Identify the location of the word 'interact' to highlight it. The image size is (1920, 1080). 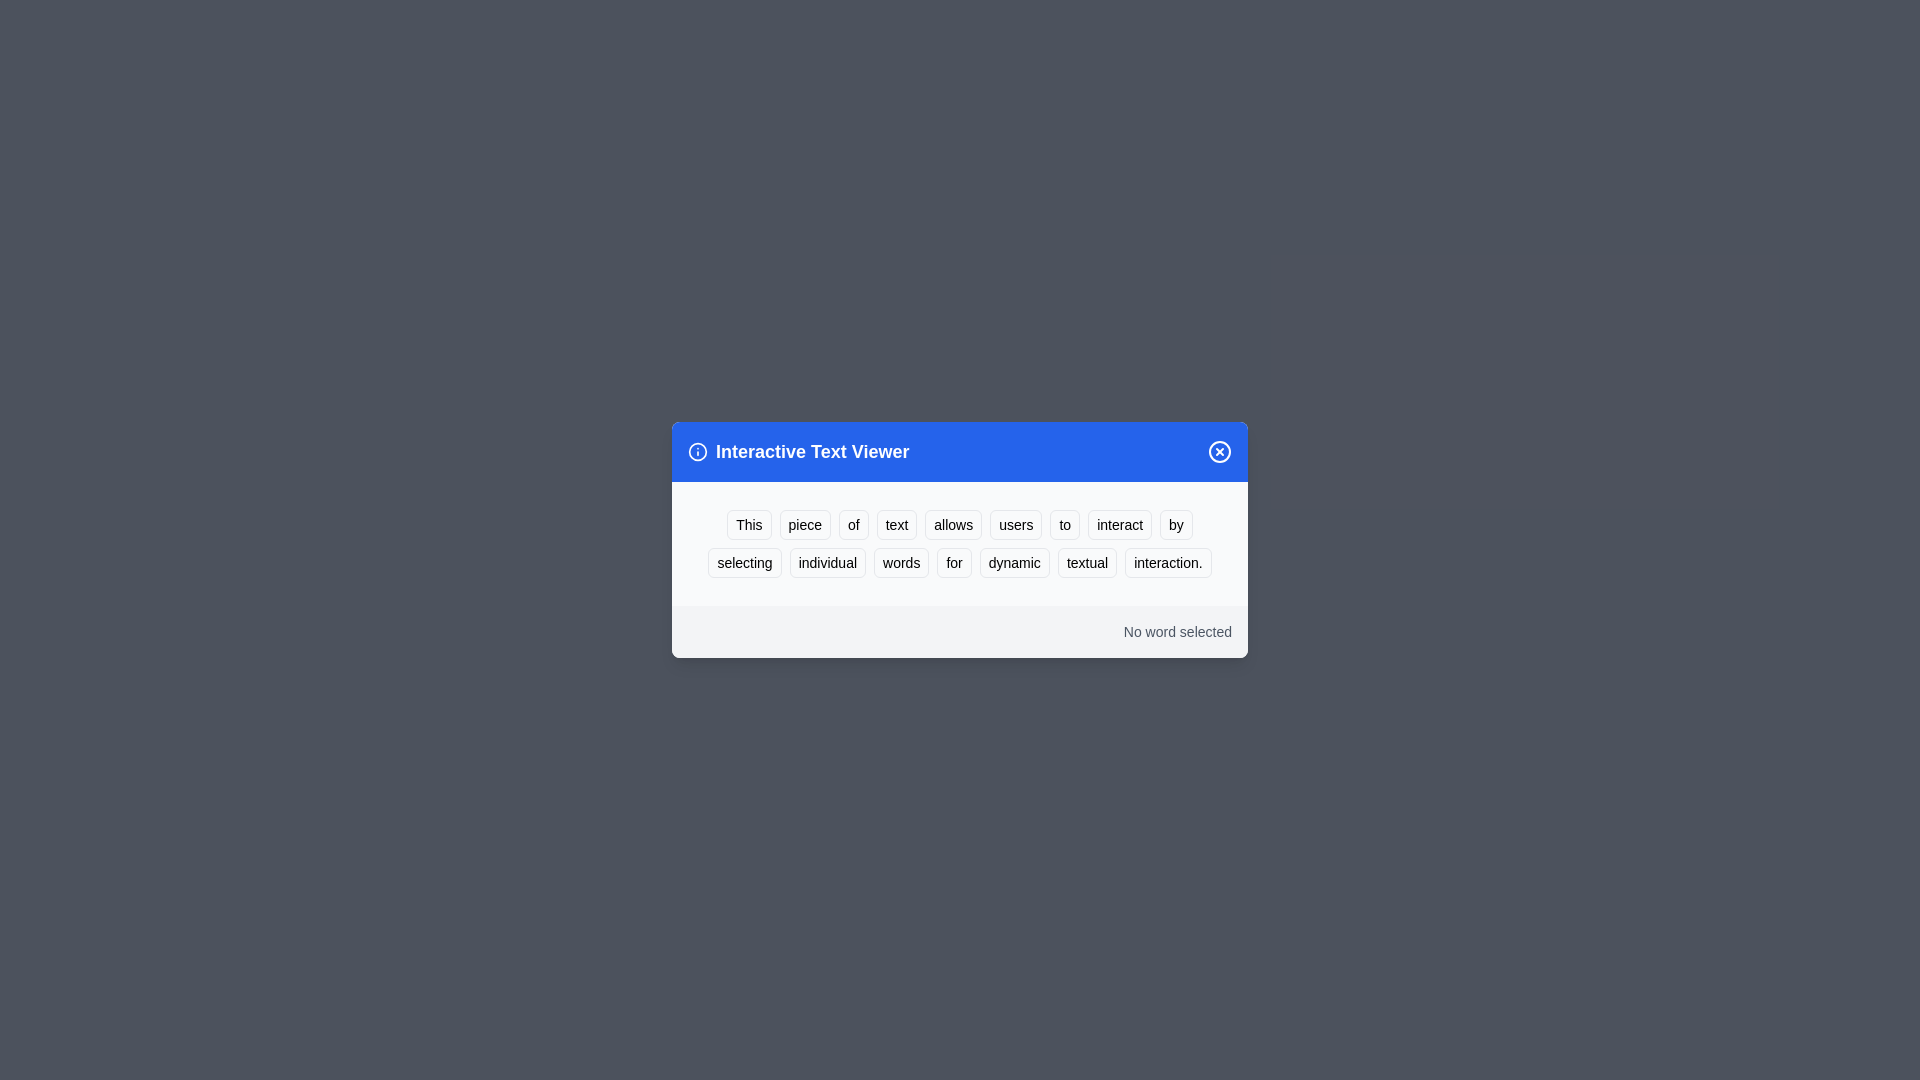
(1120, 523).